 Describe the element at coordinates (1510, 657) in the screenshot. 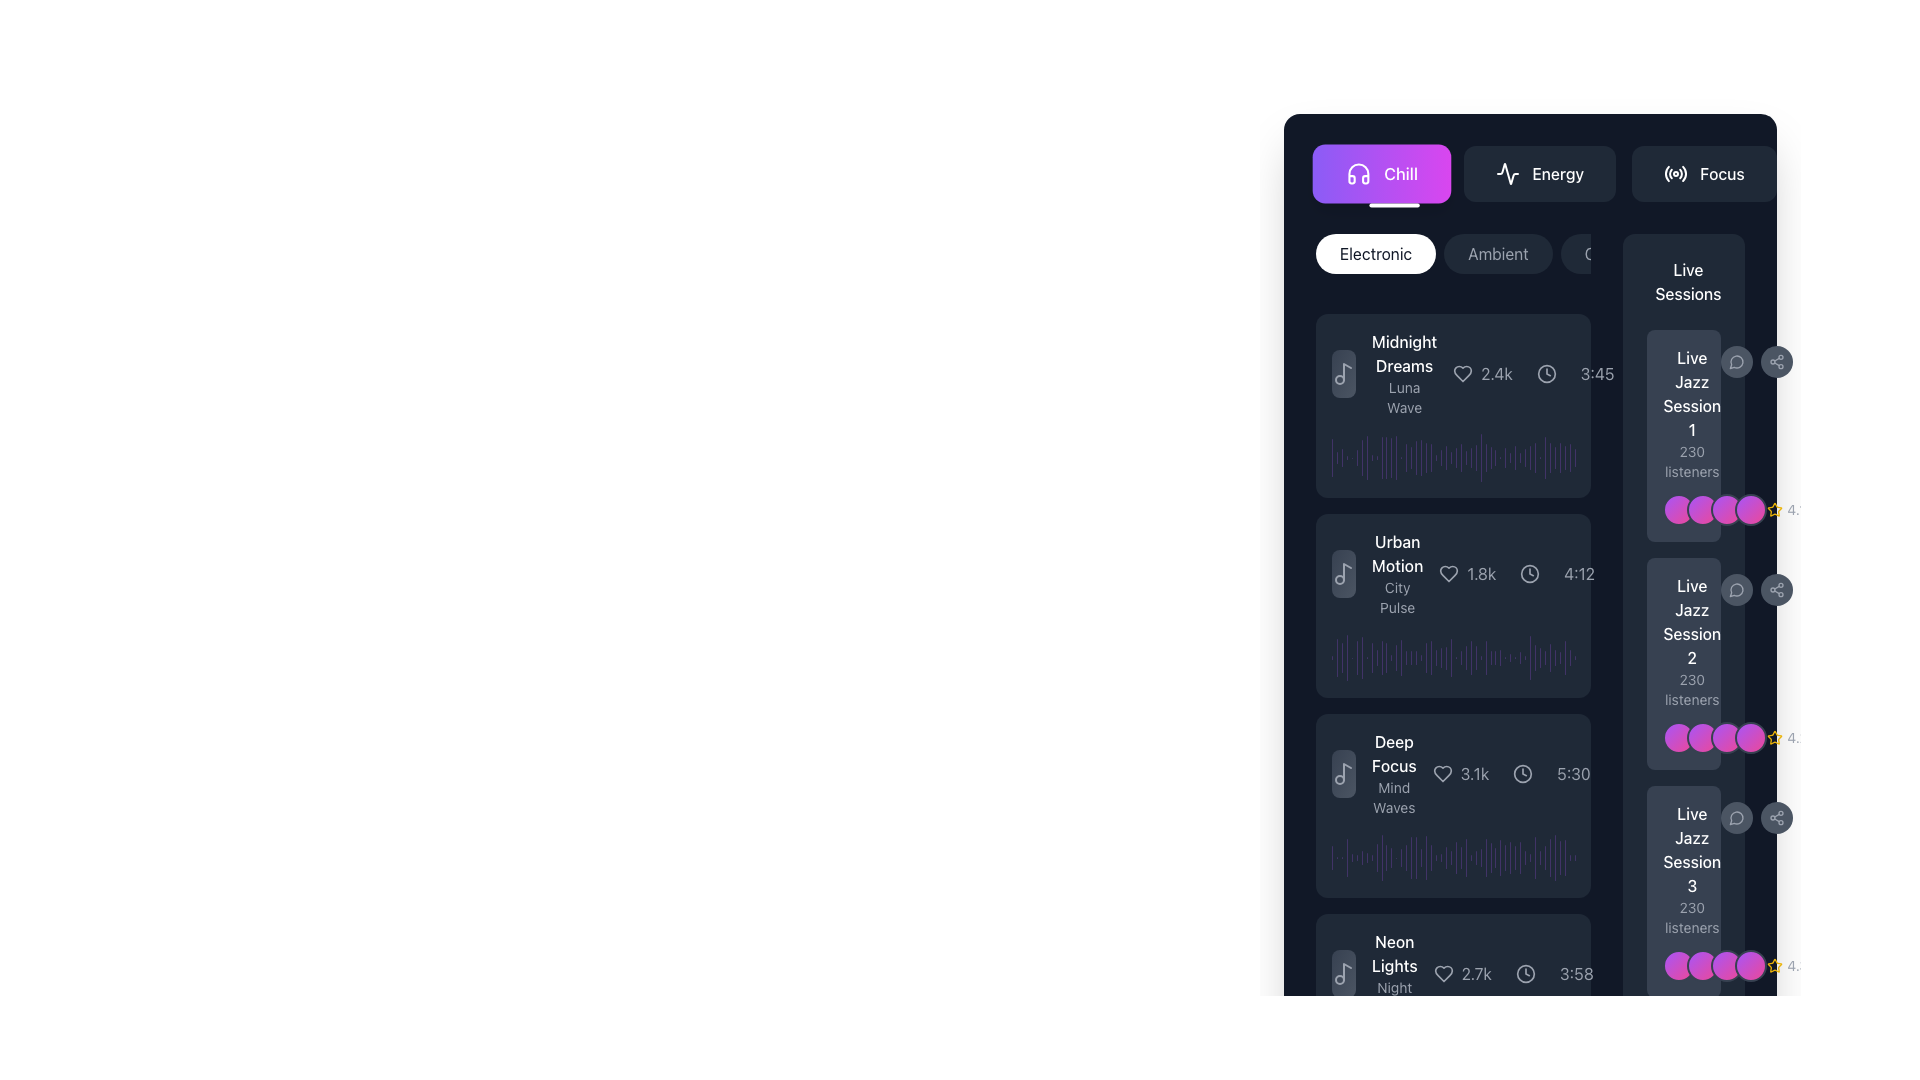

I see `the 34th visual indicator bar in the sequence of vertically aligned bars located at the bottom right of the interface` at that location.